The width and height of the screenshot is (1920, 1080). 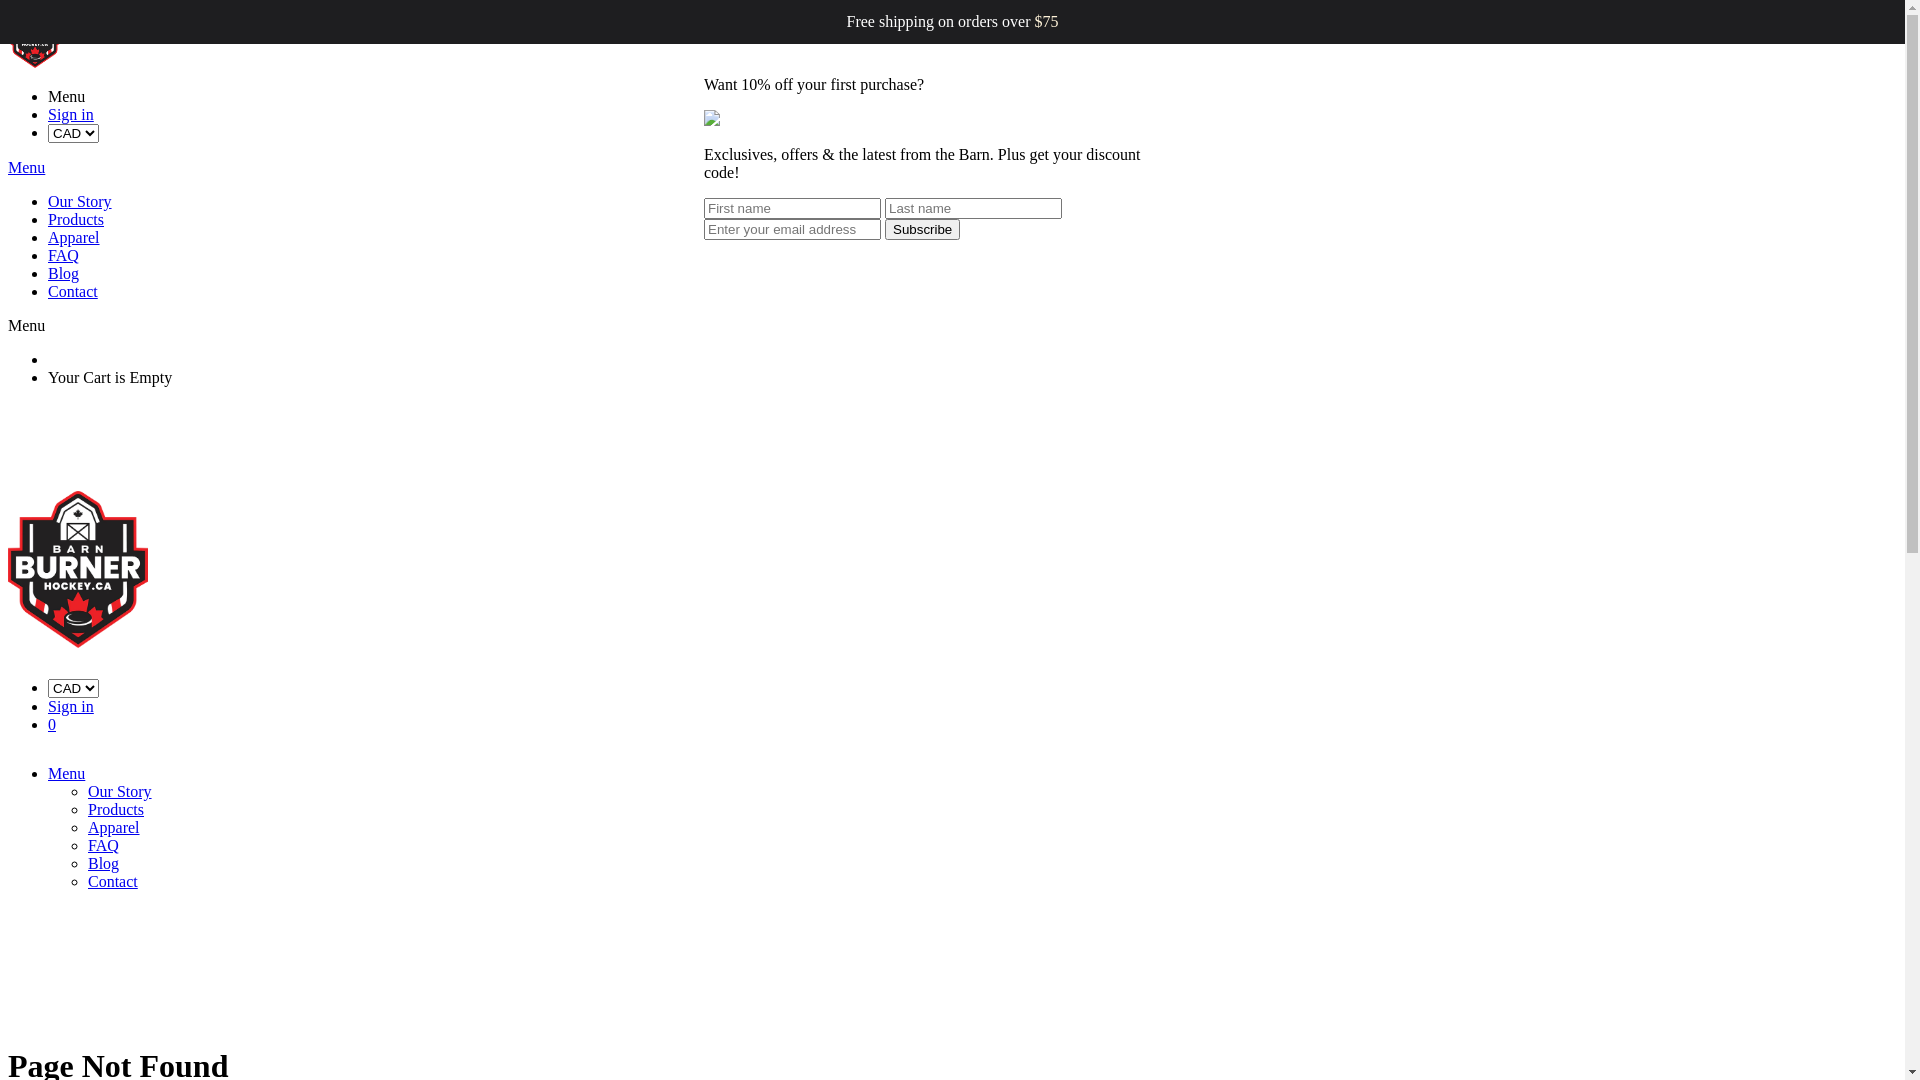 What do you see at coordinates (114, 808) in the screenshot?
I see `'Products'` at bounding box center [114, 808].